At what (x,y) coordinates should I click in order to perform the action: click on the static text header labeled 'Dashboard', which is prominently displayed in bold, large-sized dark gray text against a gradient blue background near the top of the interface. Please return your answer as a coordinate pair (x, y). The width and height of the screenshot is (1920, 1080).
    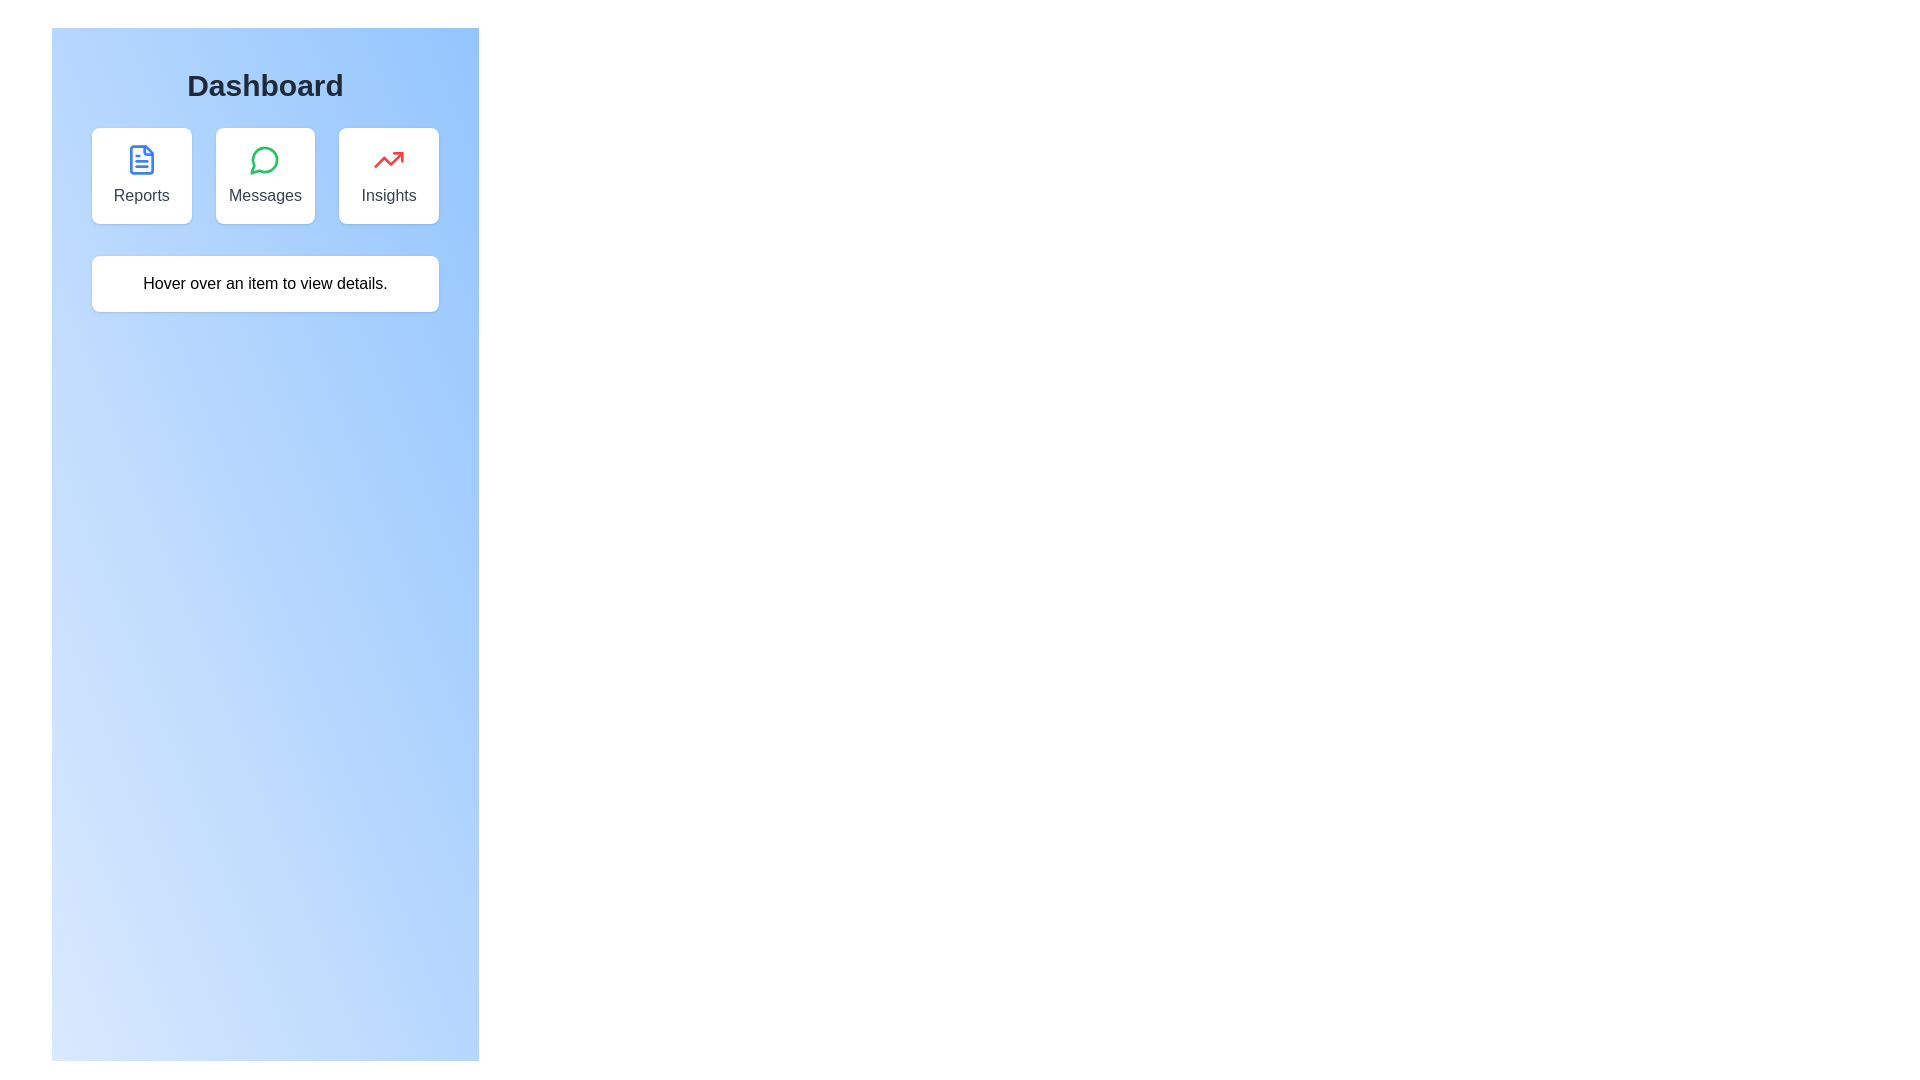
    Looking at the image, I should click on (264, 84).